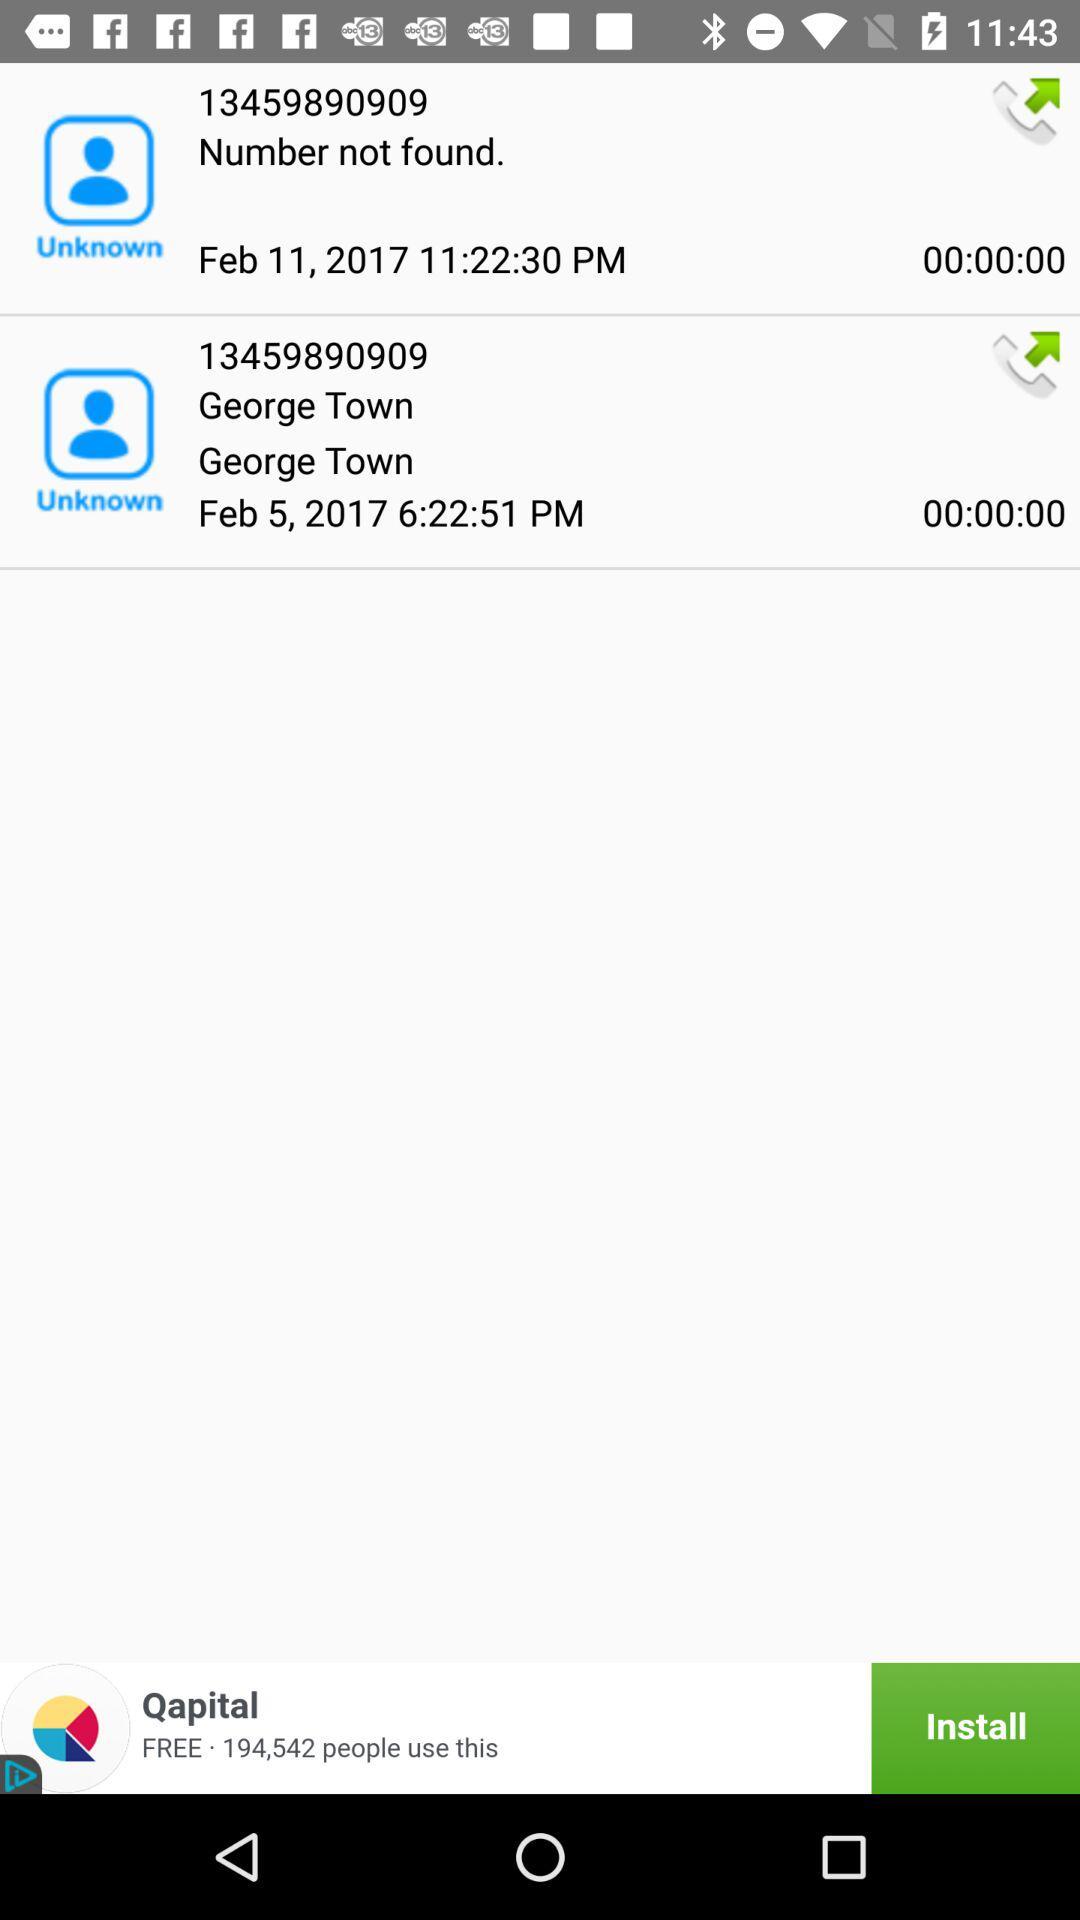  I want to click on install the advertisement, so click(540, 1727).